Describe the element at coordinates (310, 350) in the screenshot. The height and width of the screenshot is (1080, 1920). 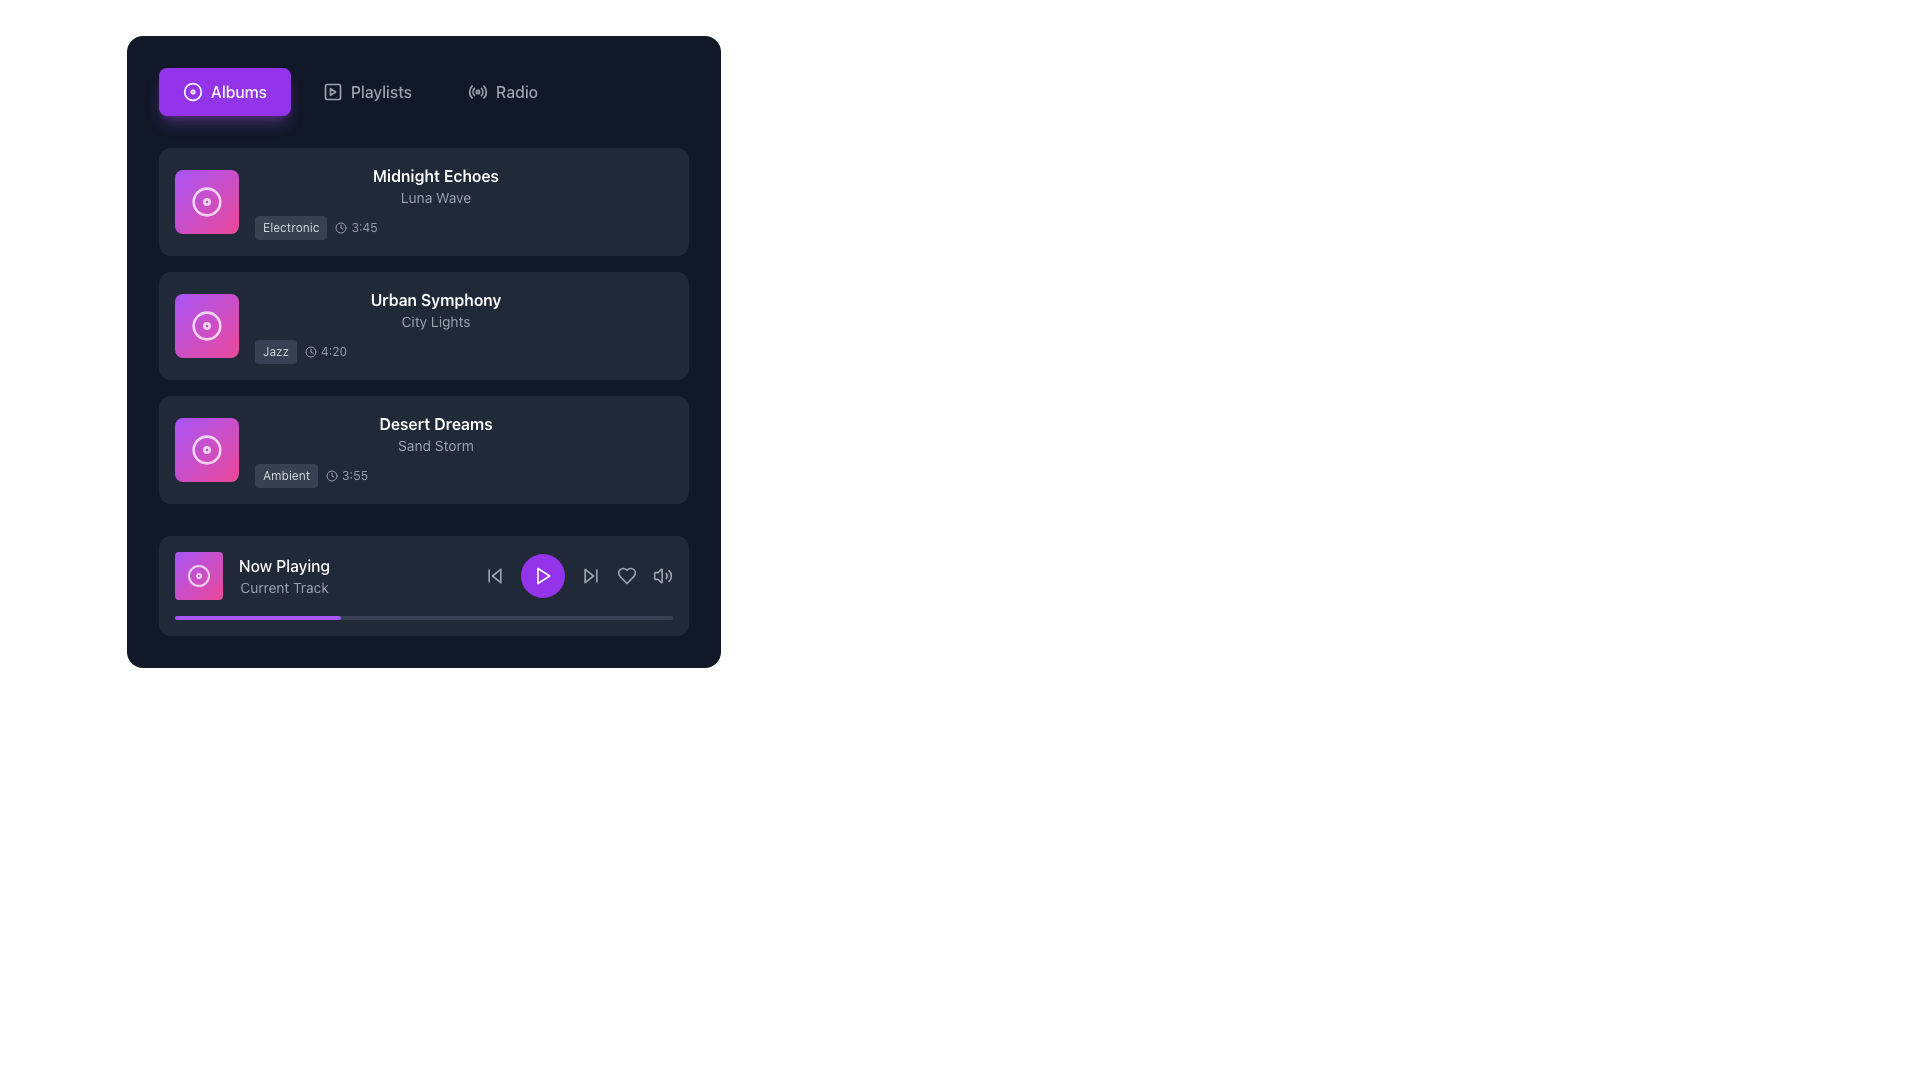
I see `the circle element within the SVG graphic of the clock icon, positioned to the left of the duration text '4:20' for the track titled 'Urban Symphony'` at that location.